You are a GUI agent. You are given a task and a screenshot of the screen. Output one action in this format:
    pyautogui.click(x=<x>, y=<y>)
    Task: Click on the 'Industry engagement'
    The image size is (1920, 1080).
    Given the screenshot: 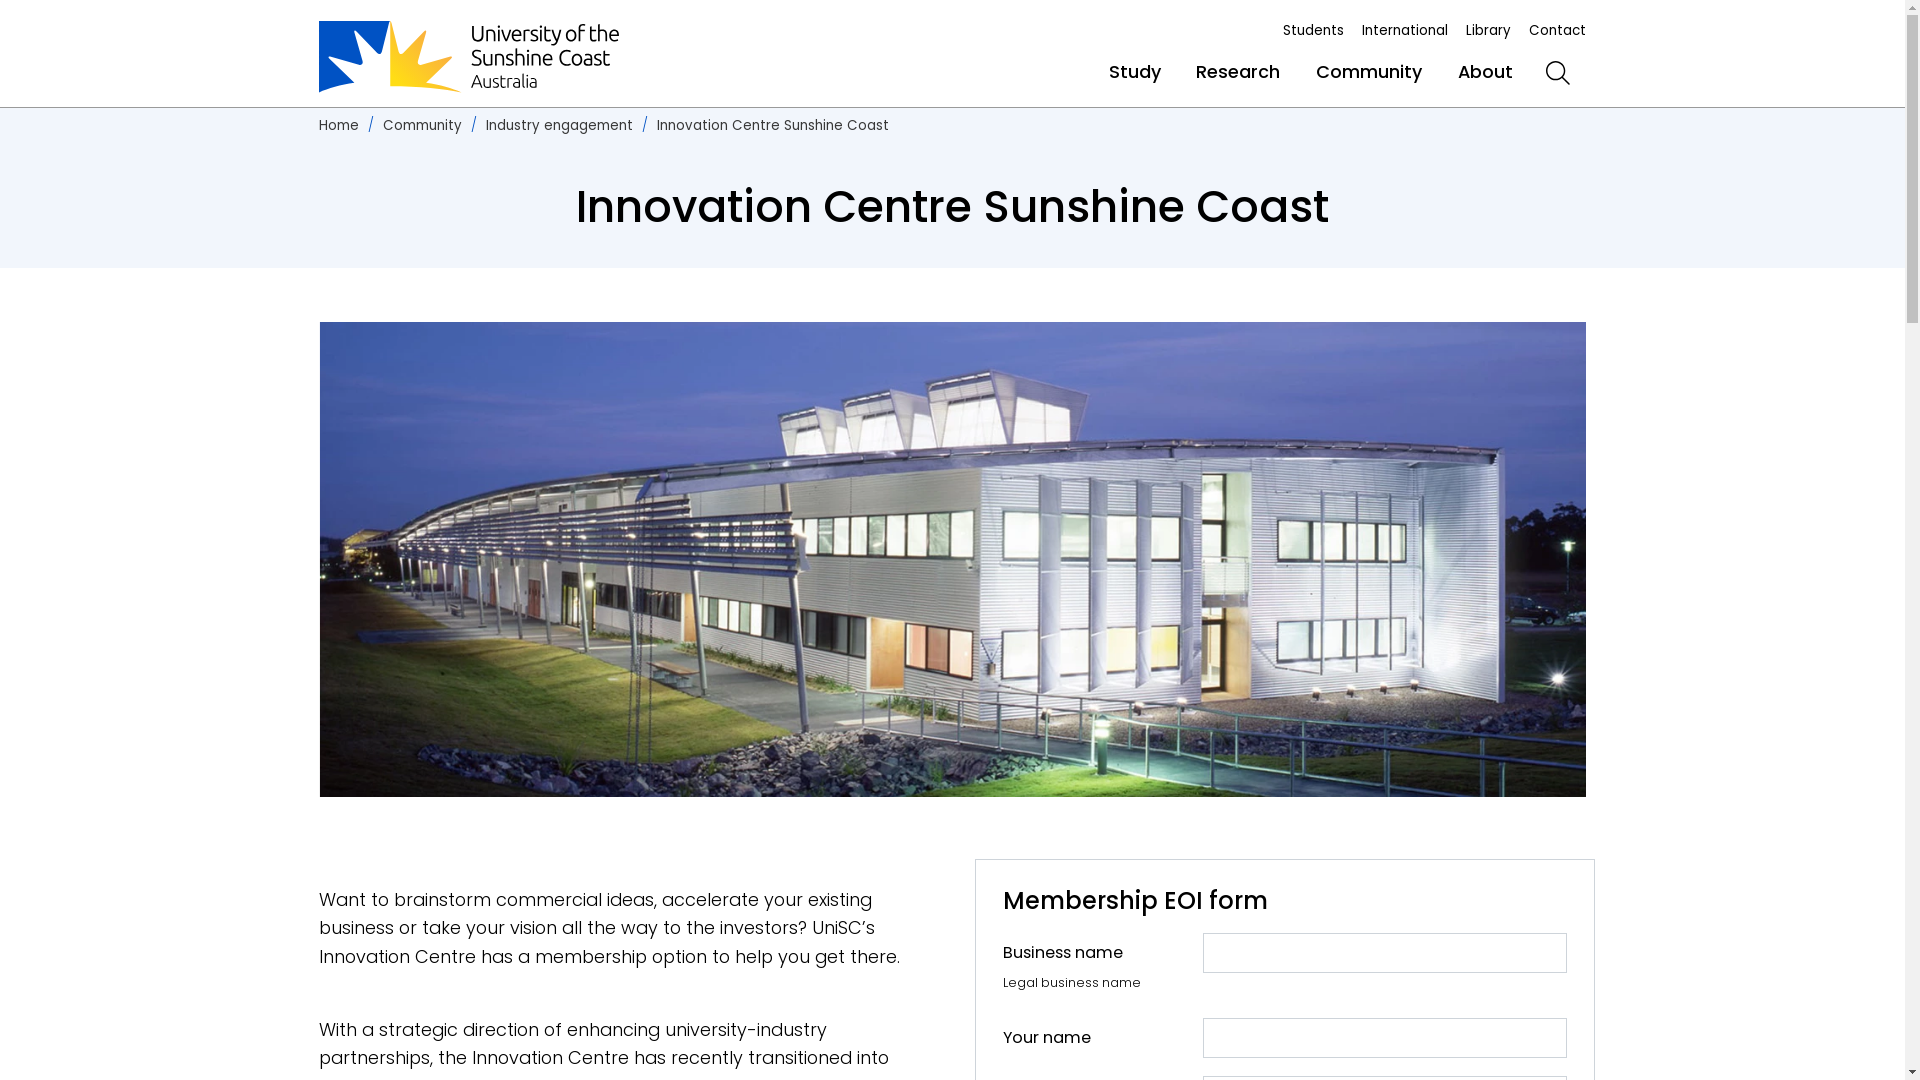 What is the action you would take?
    pyautogui.click(x=559, y=125)
    